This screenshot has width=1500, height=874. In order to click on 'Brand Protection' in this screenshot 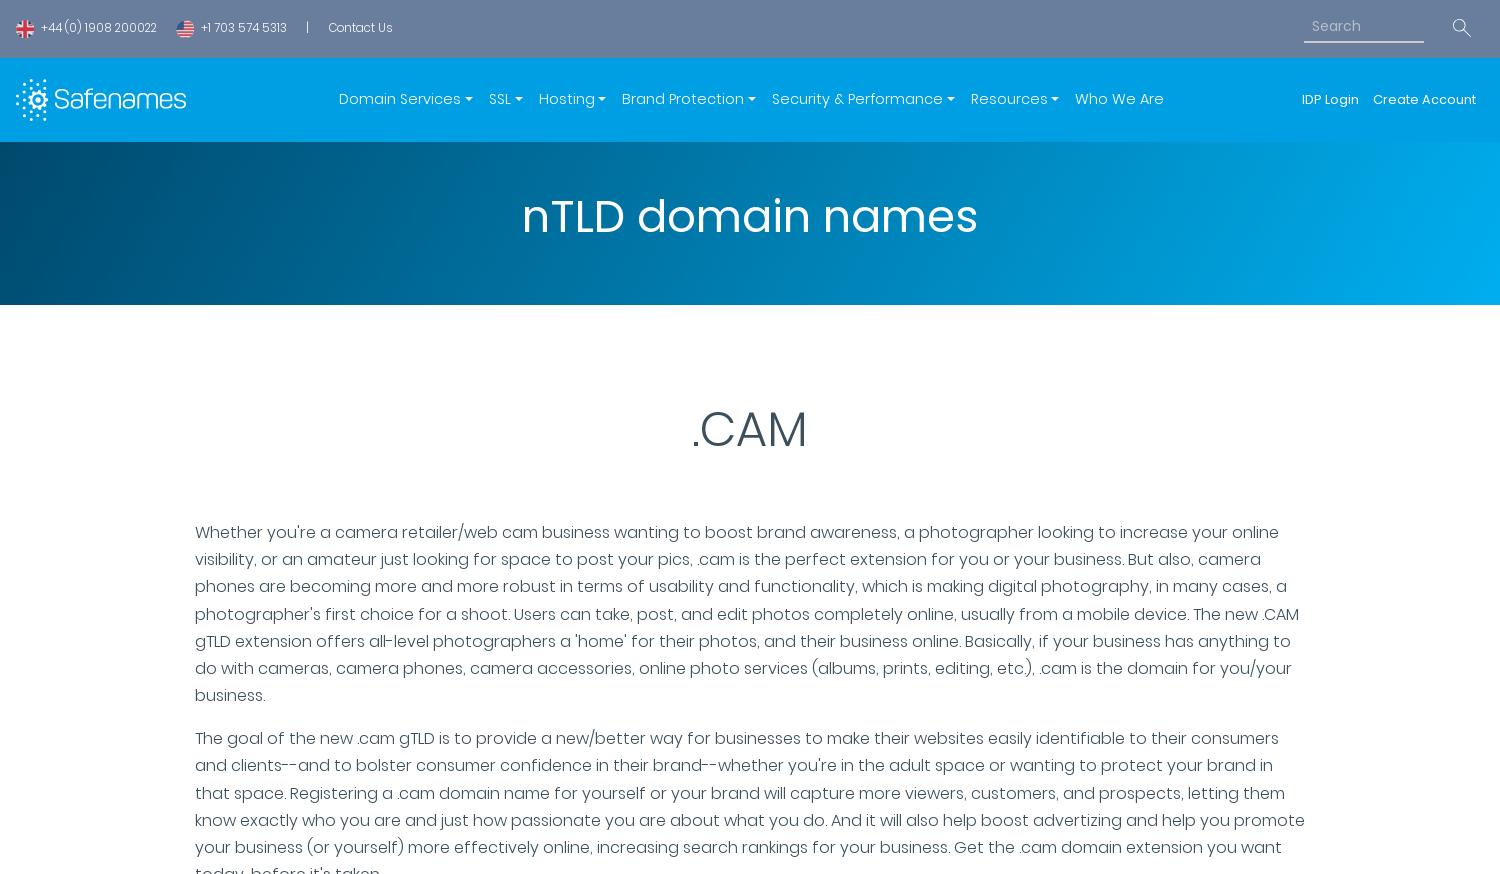, I will do `click(682, 99)`.